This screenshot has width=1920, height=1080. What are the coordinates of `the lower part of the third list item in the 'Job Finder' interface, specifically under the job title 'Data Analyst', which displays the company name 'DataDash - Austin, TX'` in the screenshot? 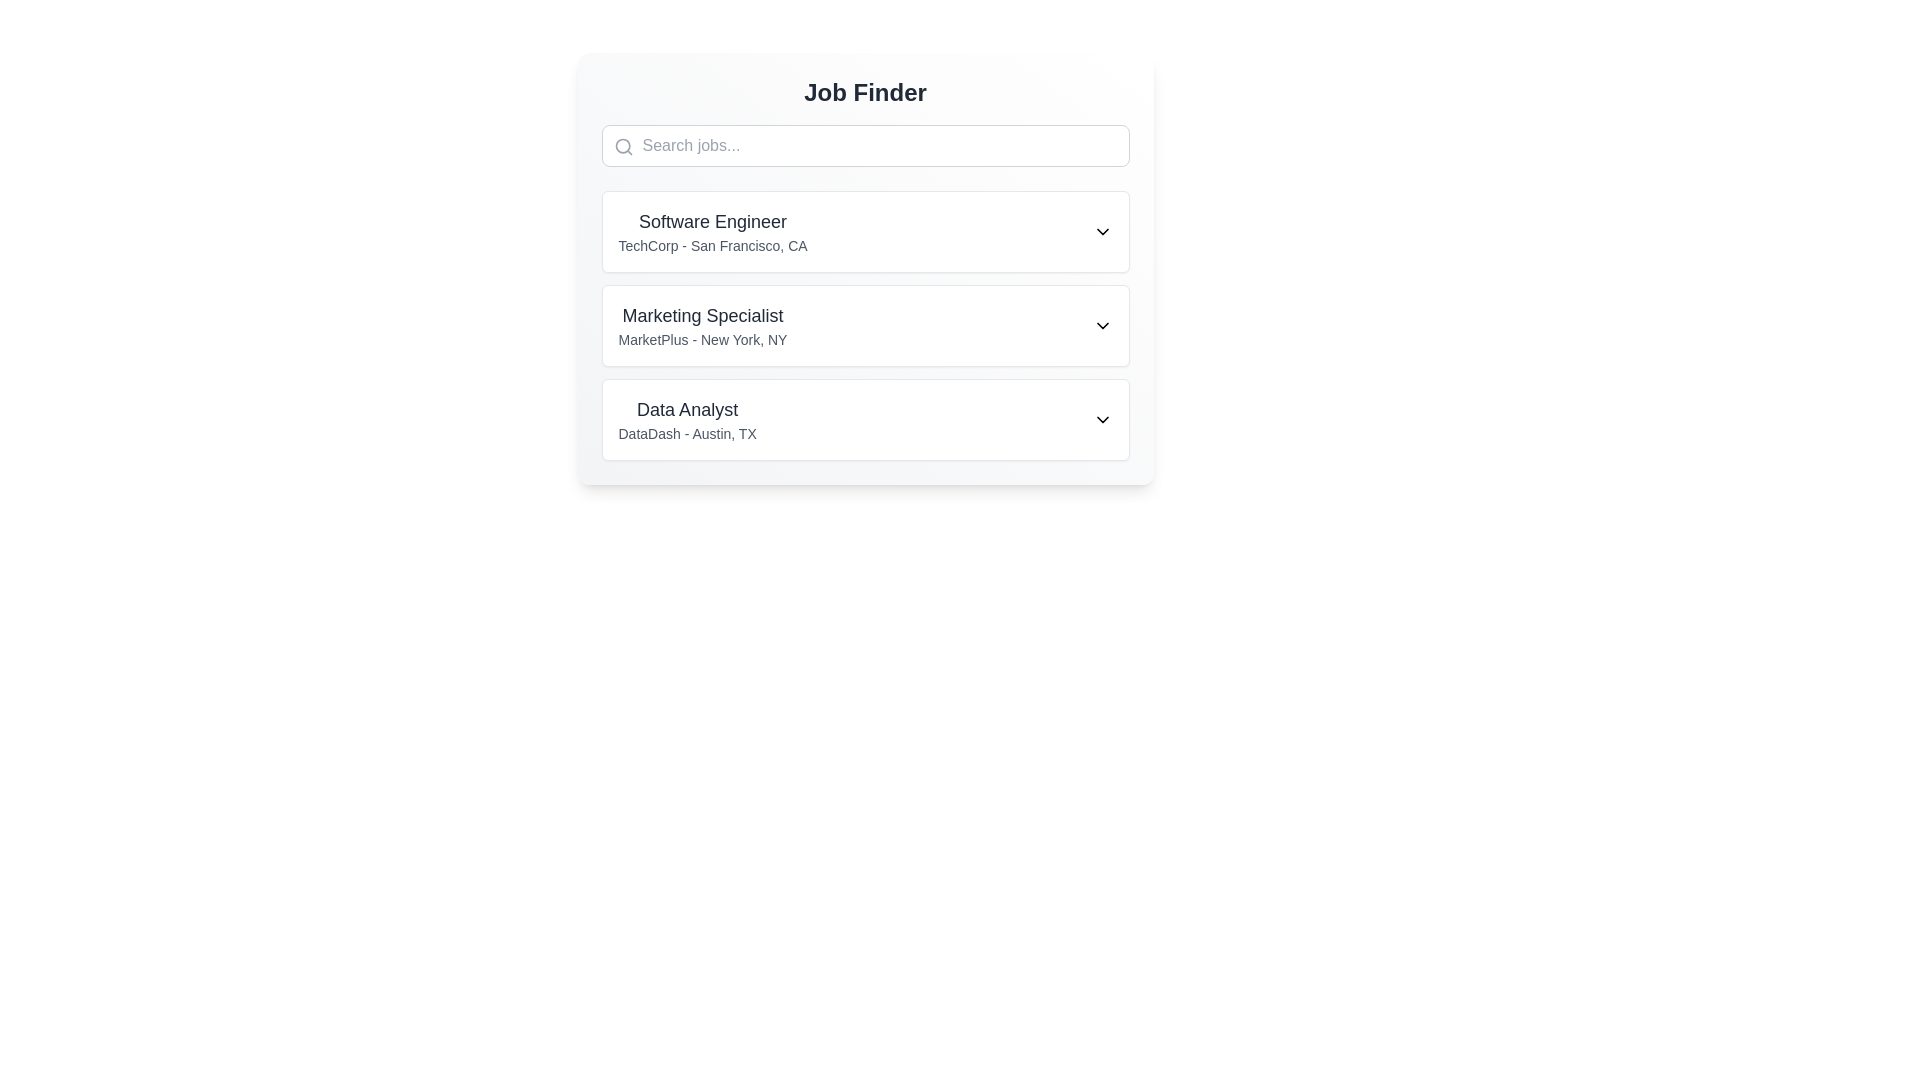 It's located at (687, 419).